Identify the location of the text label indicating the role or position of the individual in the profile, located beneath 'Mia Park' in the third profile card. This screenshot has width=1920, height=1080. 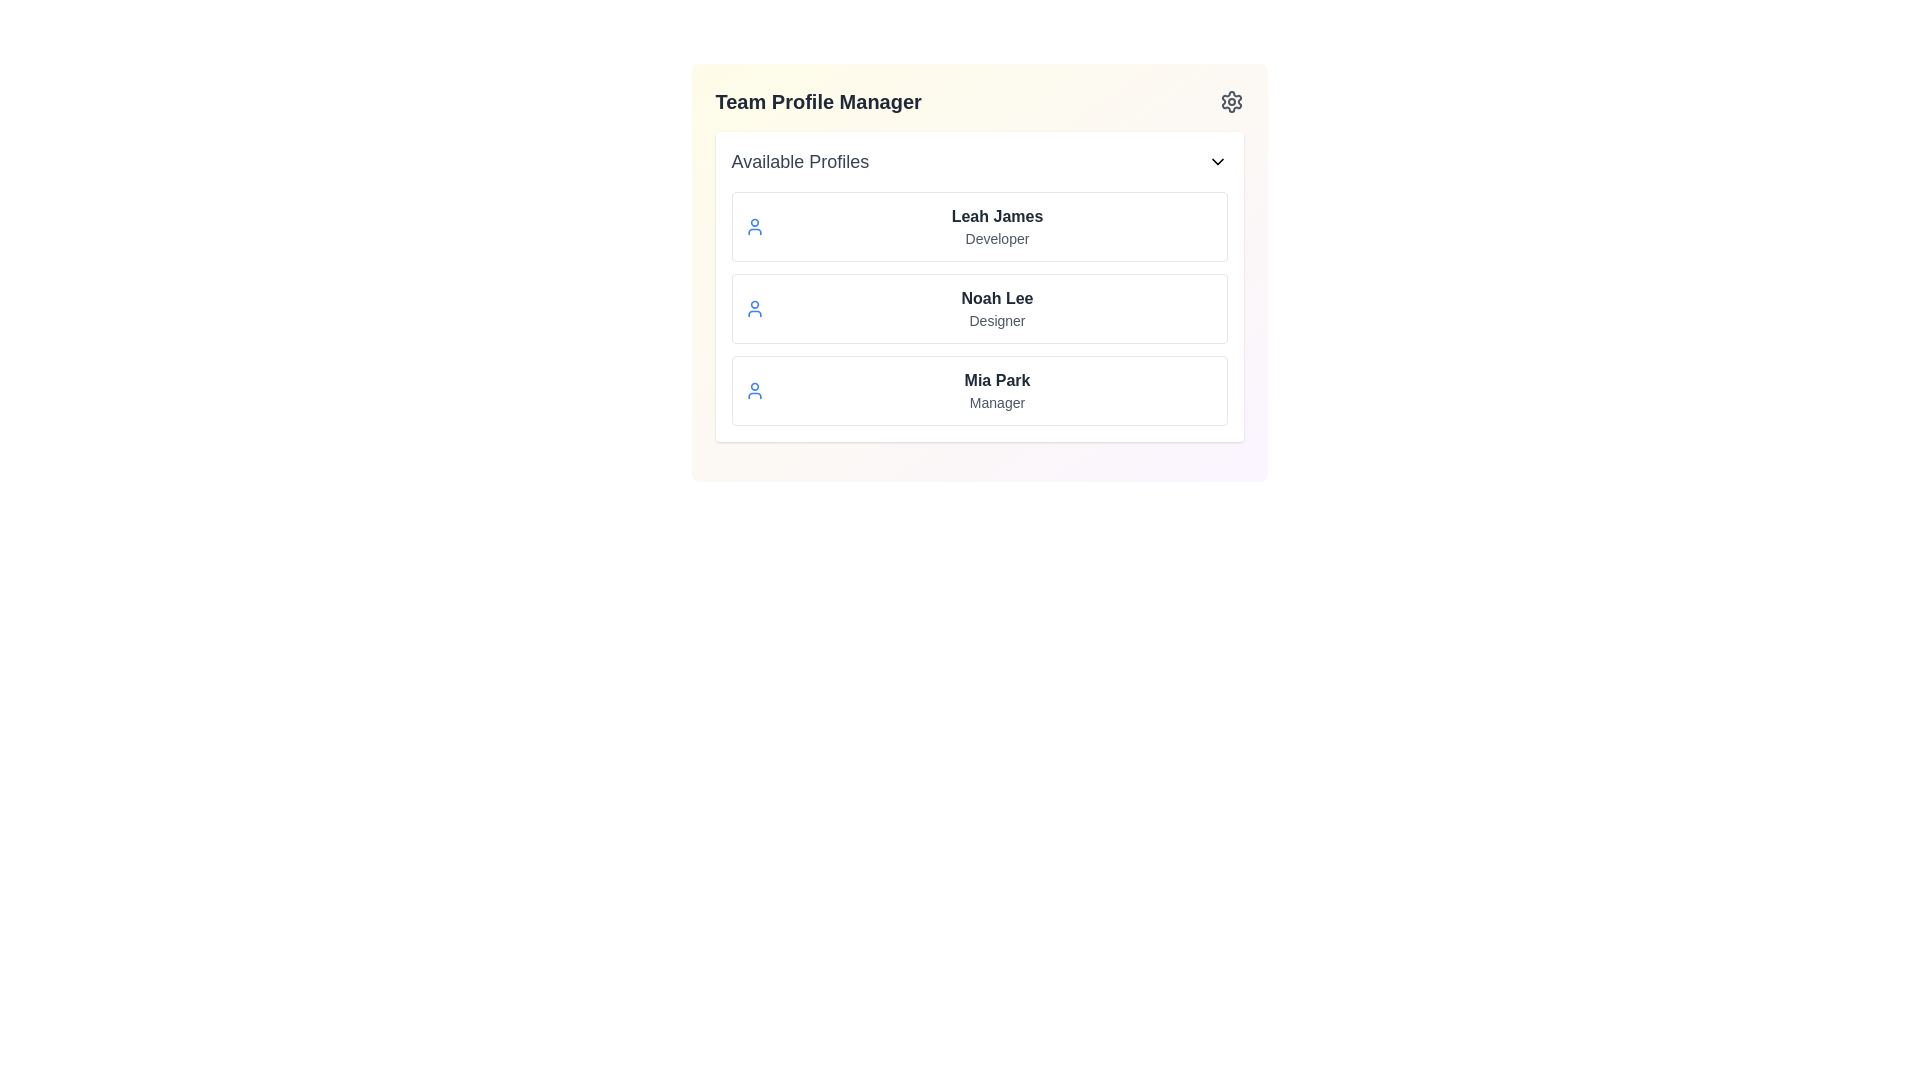
(997, 402).